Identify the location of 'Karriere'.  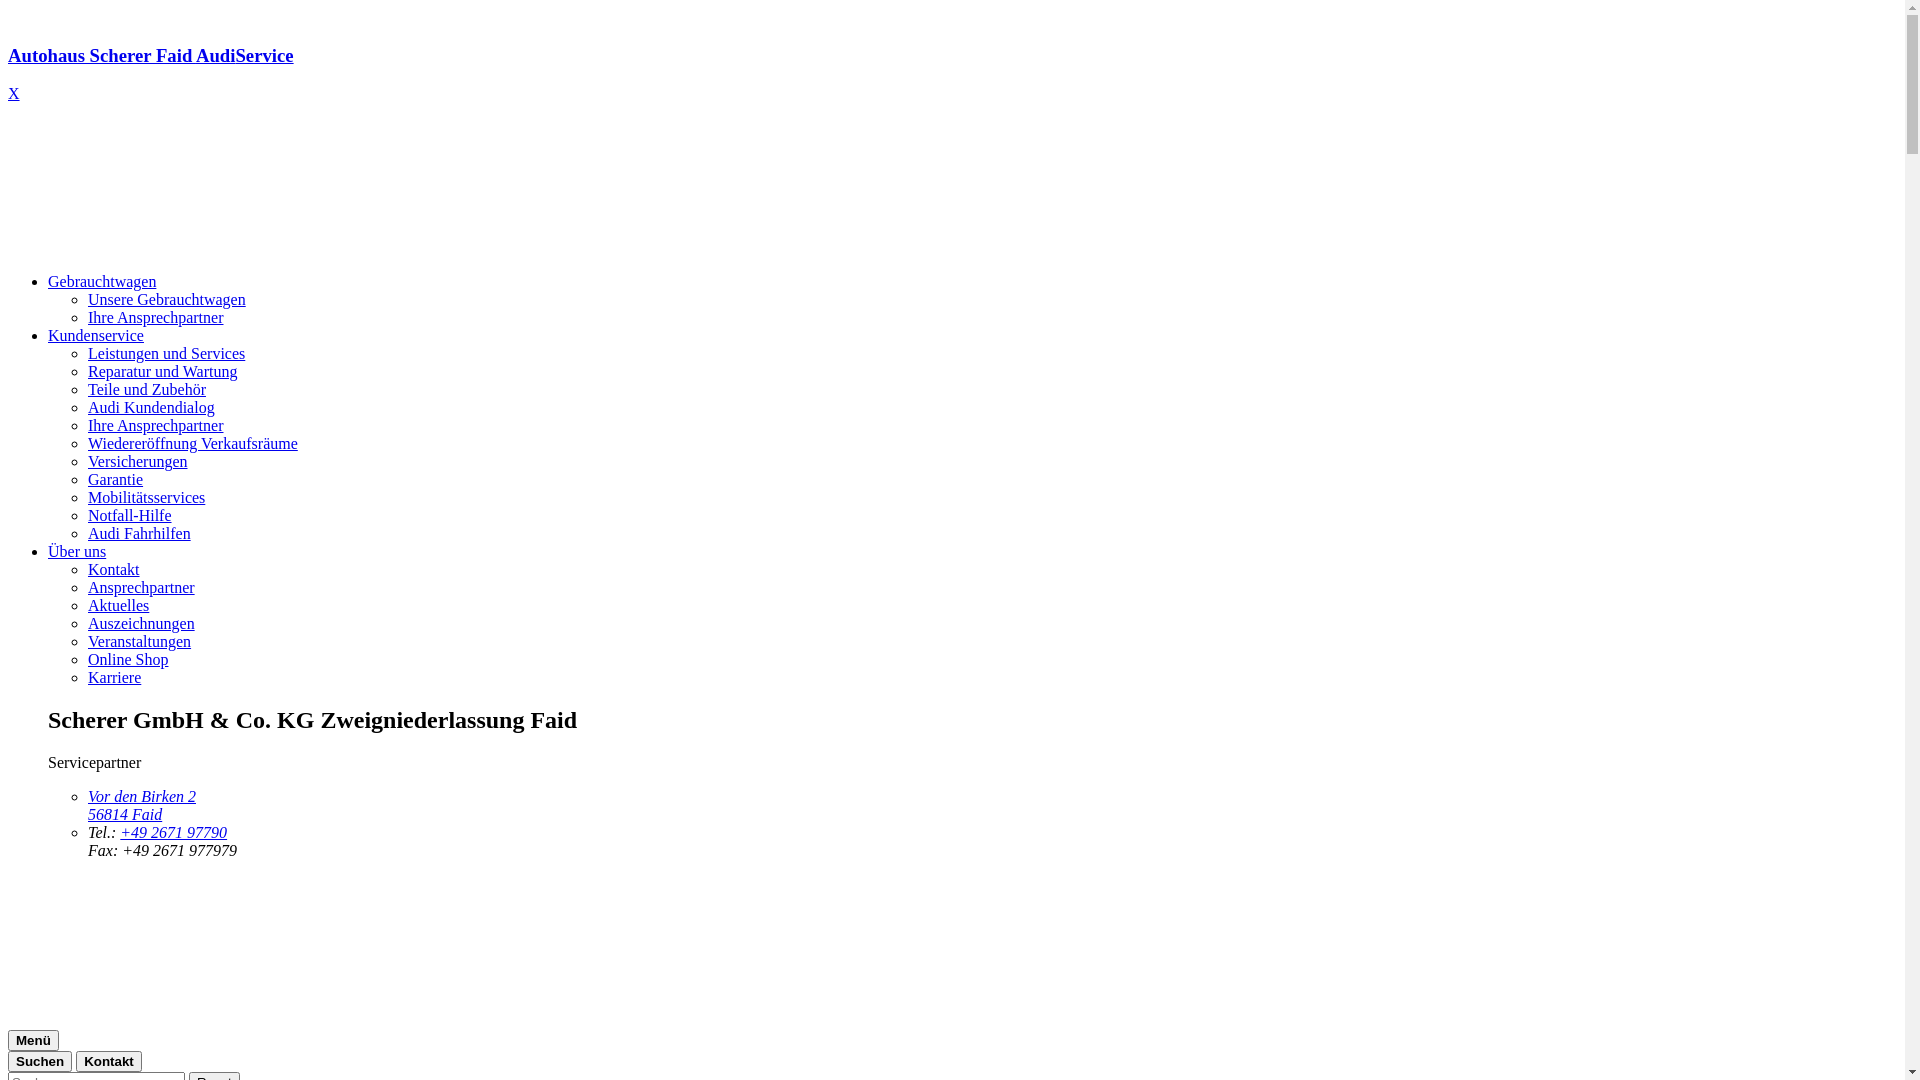
(113, 676).